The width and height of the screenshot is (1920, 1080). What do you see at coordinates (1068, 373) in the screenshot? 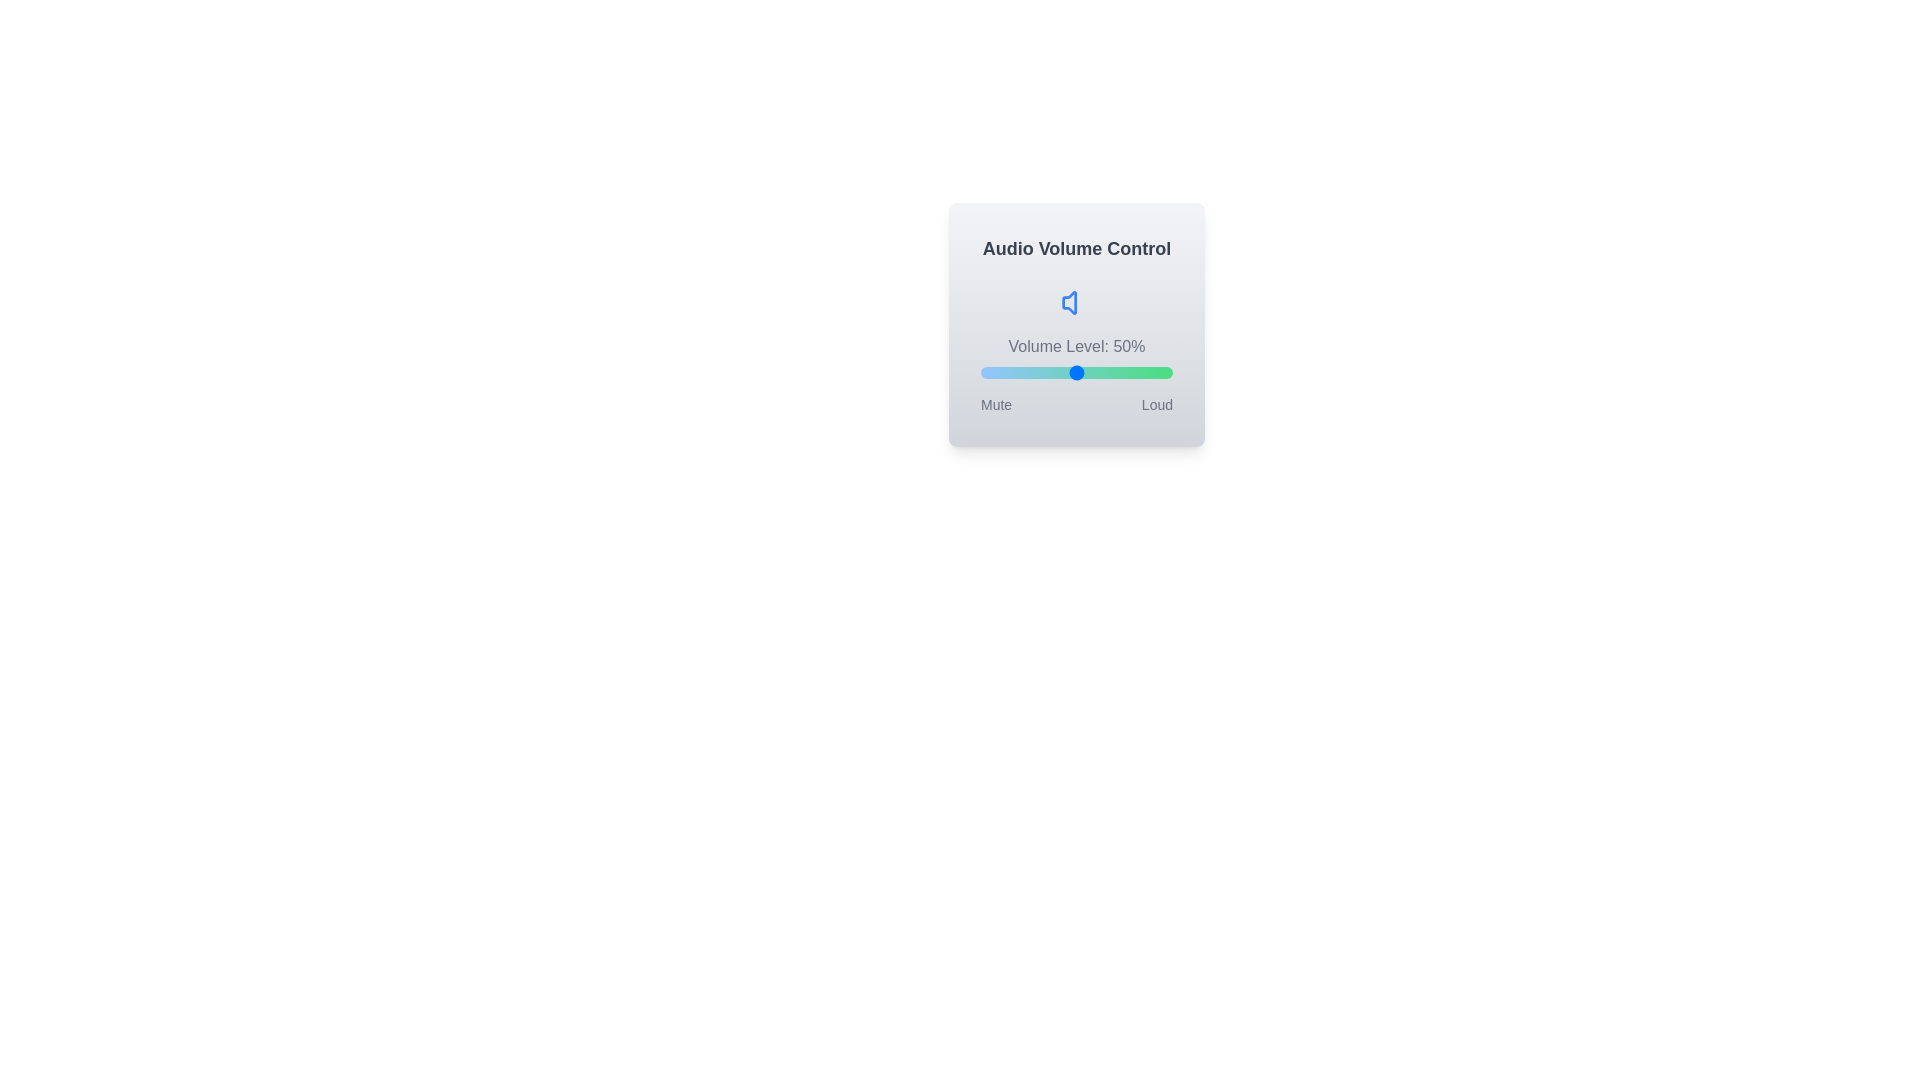
I see `the volume slider to set the volume to 46%` at bounding box center [1068, 373].